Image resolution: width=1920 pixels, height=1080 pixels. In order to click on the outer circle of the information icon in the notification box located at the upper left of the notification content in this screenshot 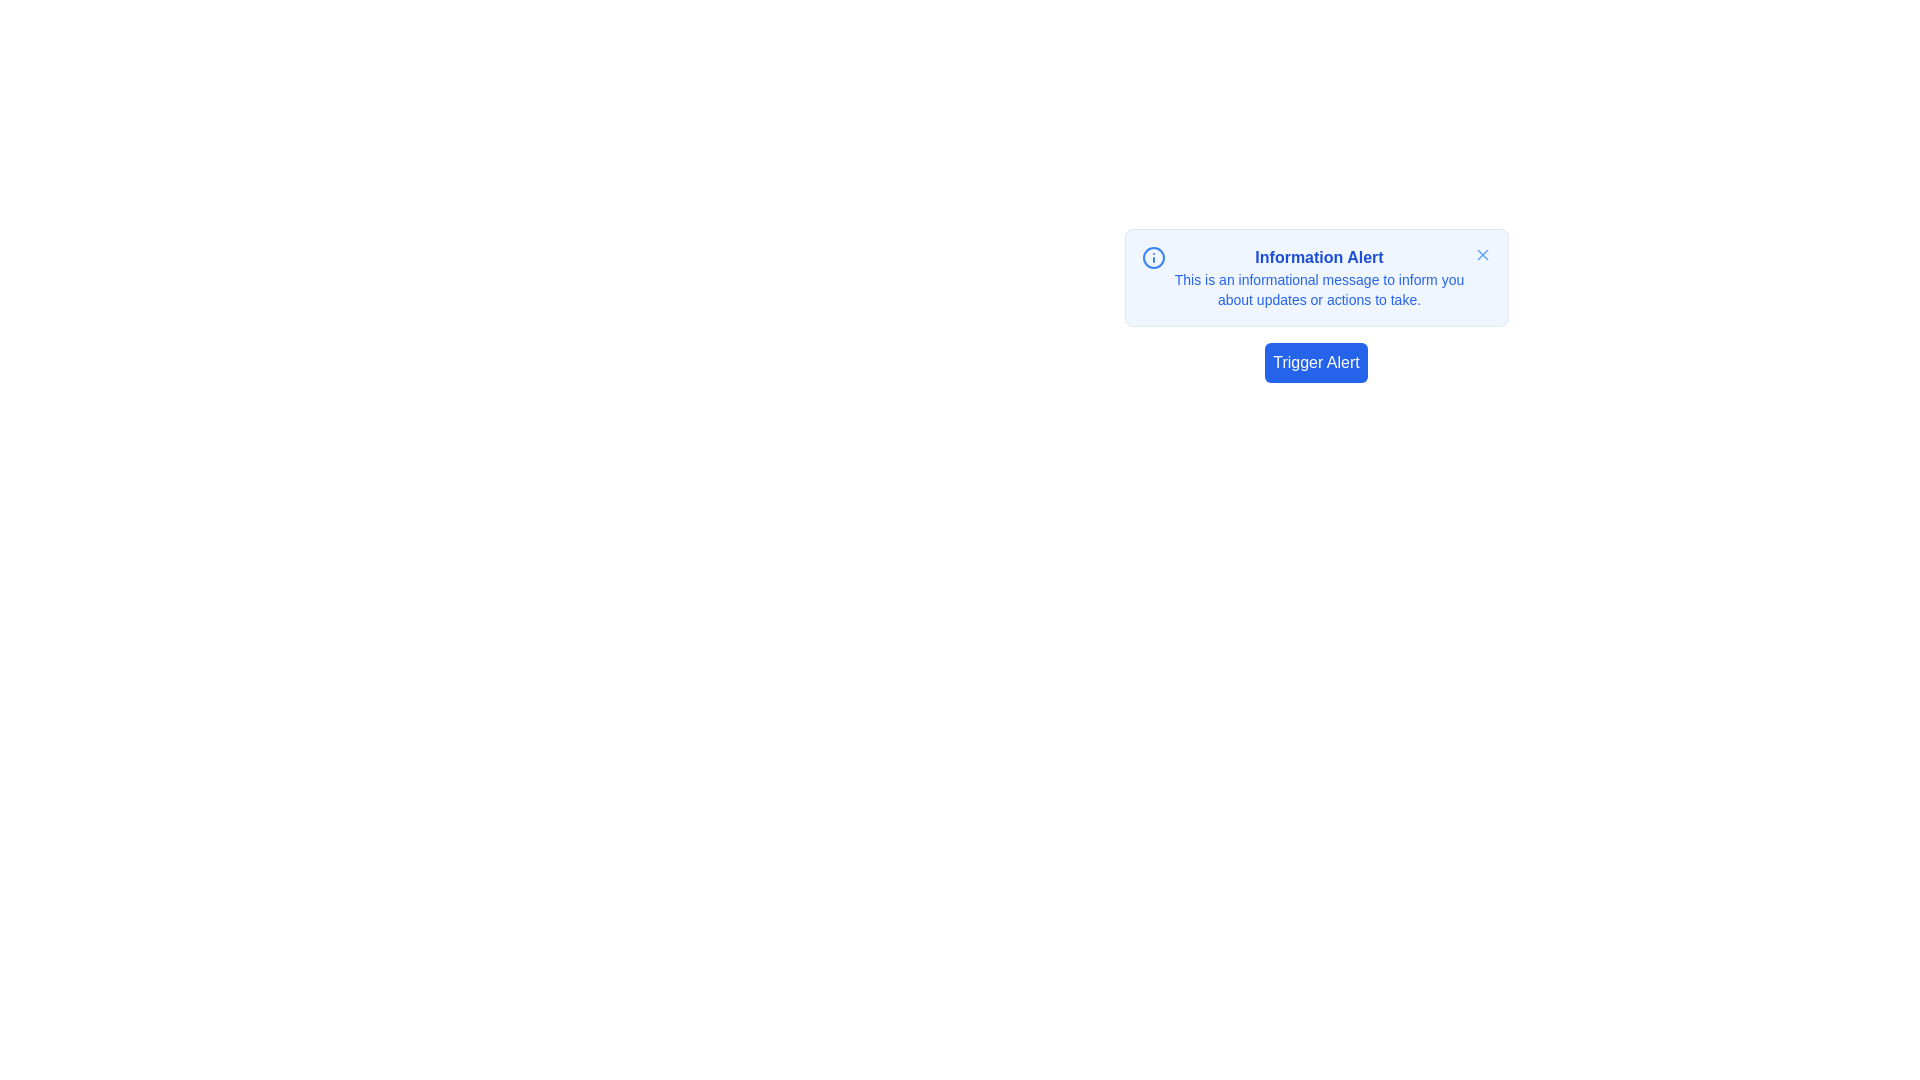, I will do `click(1153, 257)`.